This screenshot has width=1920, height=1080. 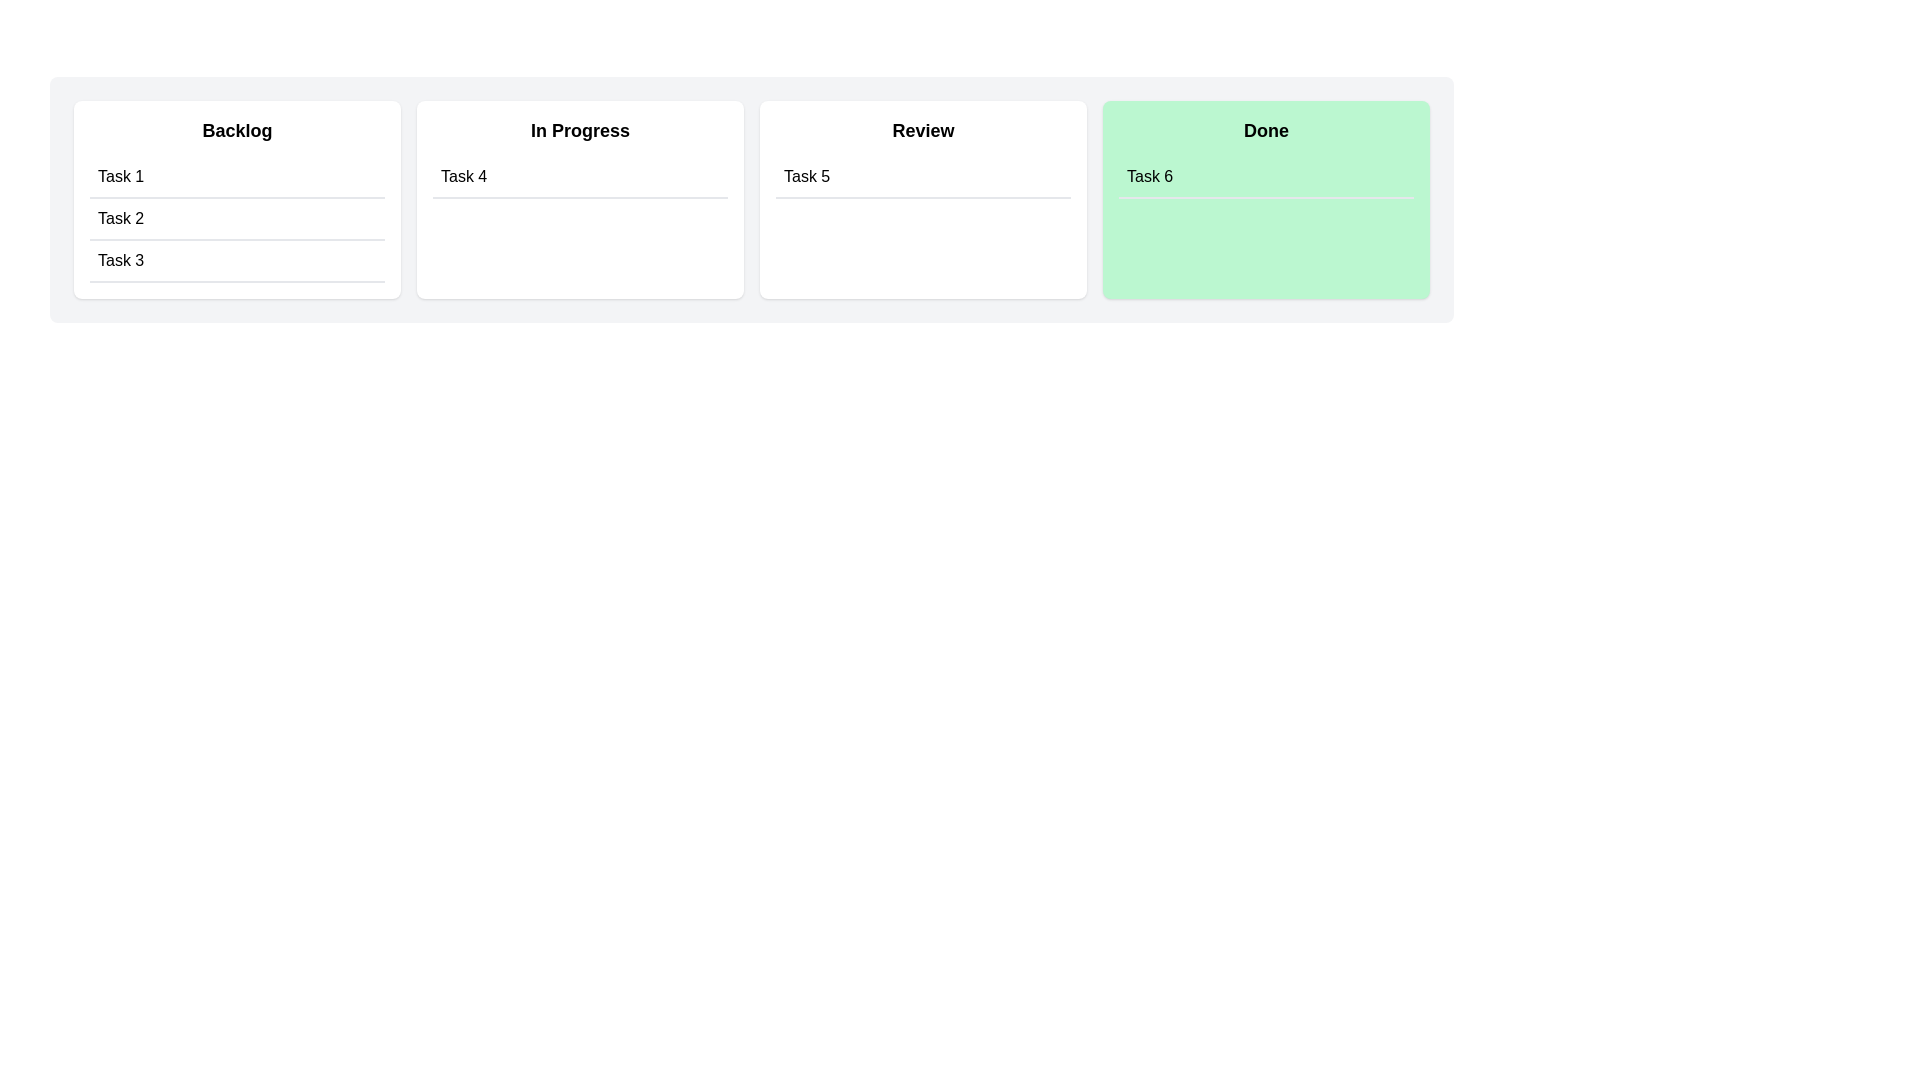 I want to click on the column titled Review to inspect its items, so click(x=922, y=200).